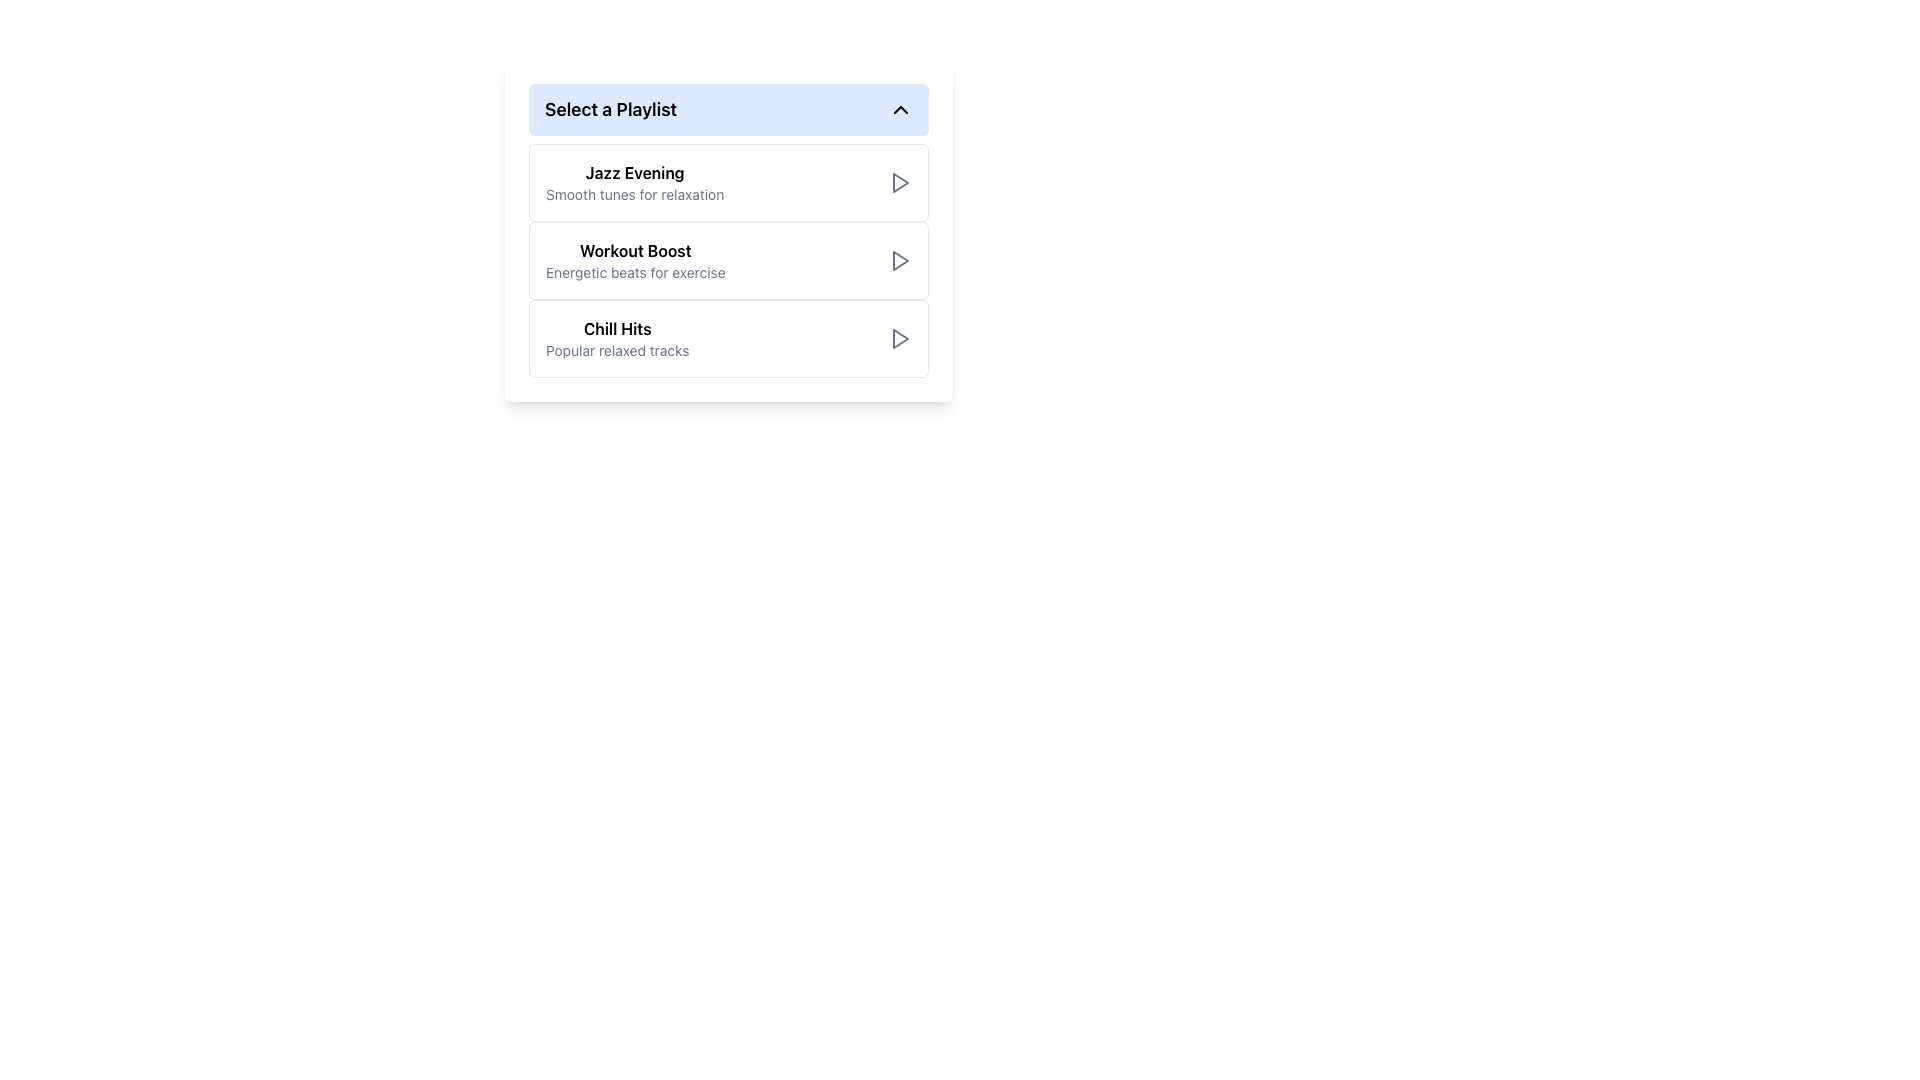  What do you see at coordinates (616, 327) in the screenshot?
I see `the 'Chill Hits' text label, which is the primary title in the third card of the vertically stacked playlist list` at bounding box center [616, 327].